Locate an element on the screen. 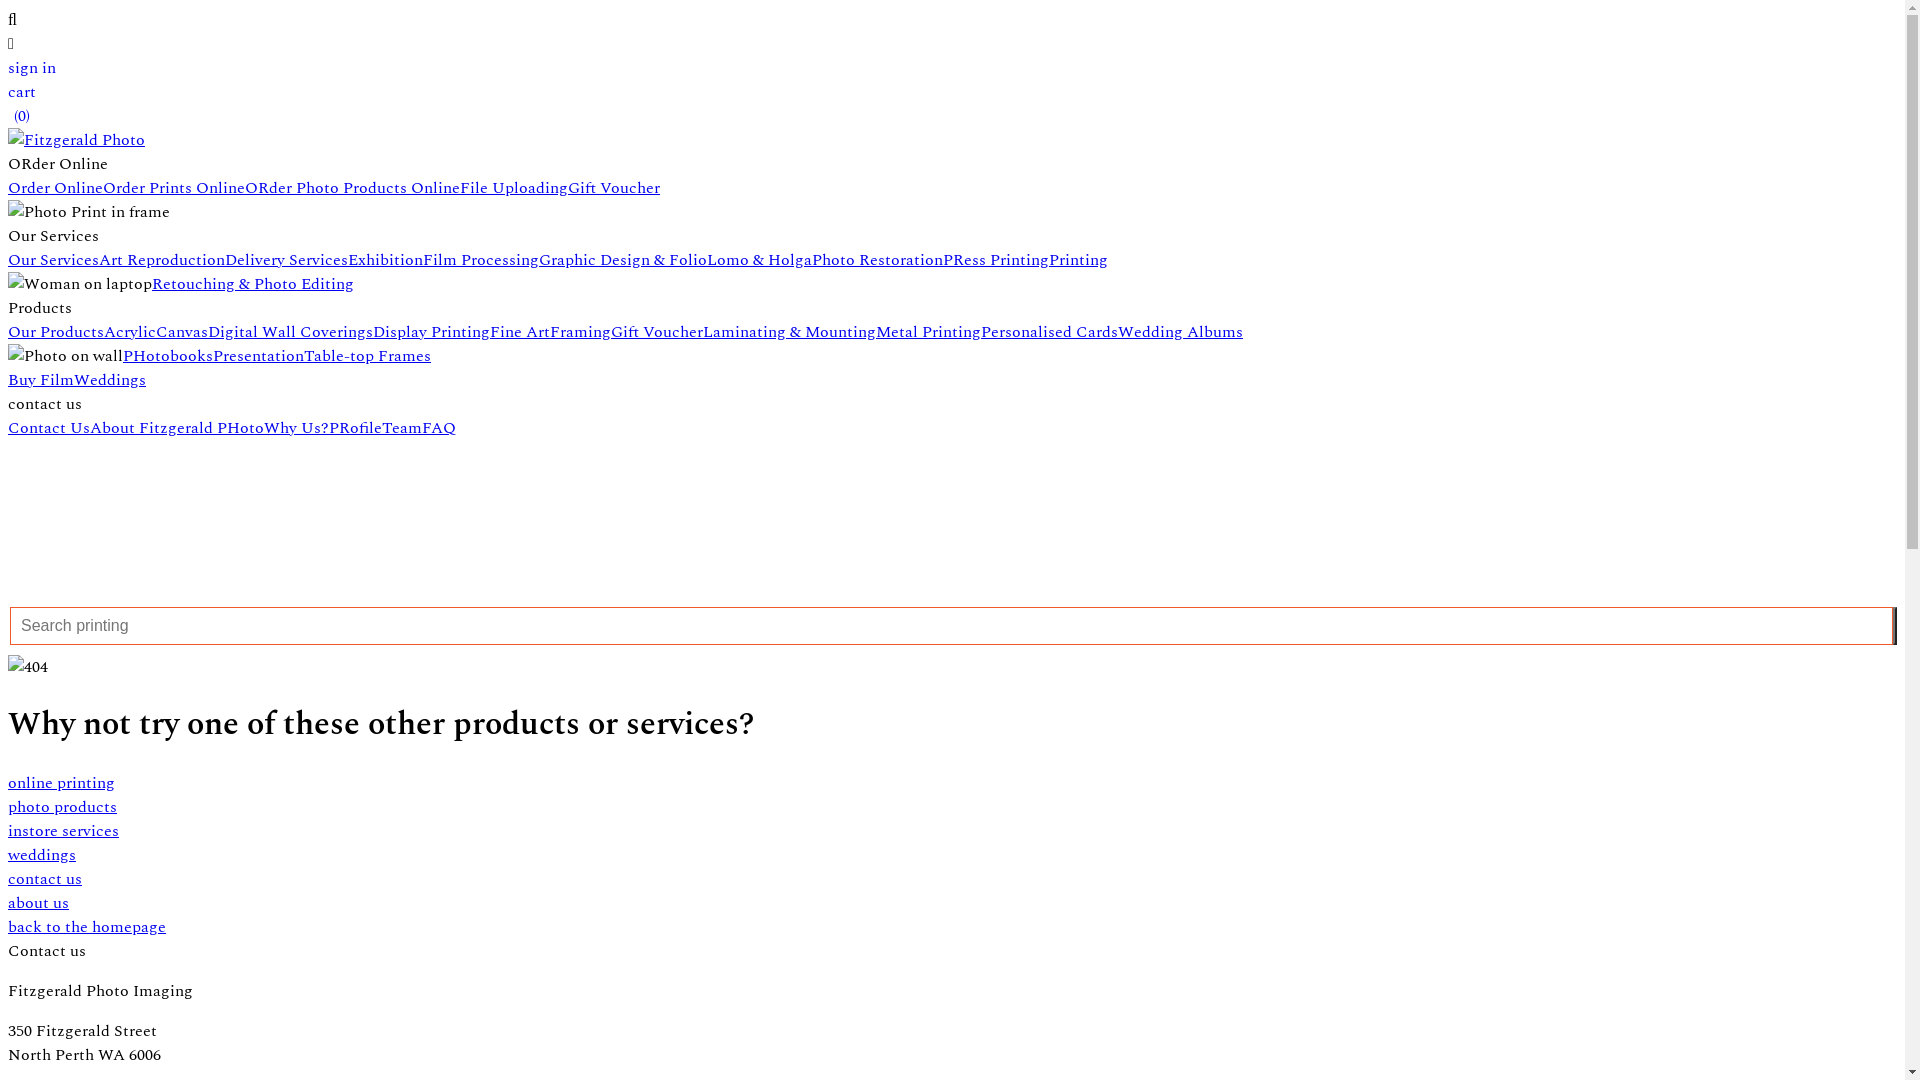 The image size is (1920, 1080). 'Order Prints Online' is located at coordinates (173, 188).